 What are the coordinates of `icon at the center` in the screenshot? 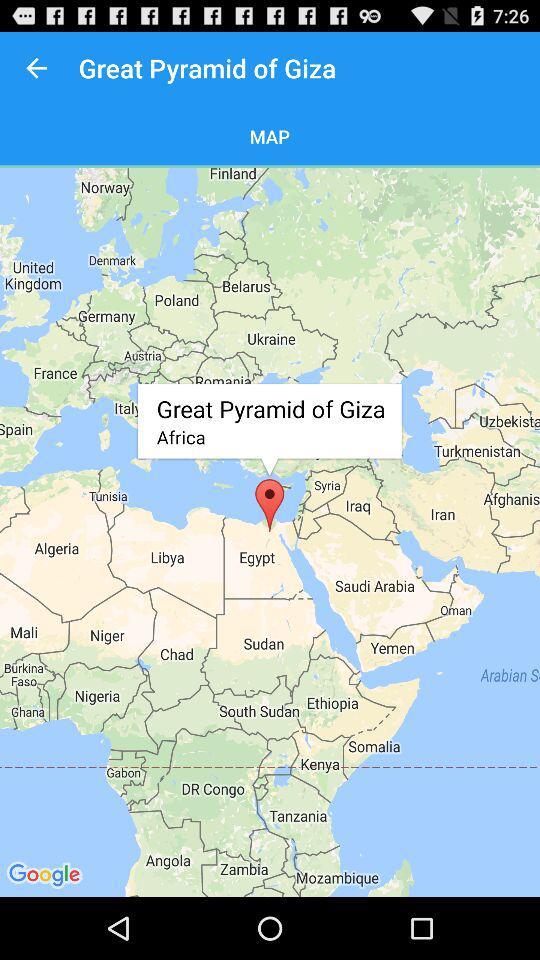 It's located at (270, 531).